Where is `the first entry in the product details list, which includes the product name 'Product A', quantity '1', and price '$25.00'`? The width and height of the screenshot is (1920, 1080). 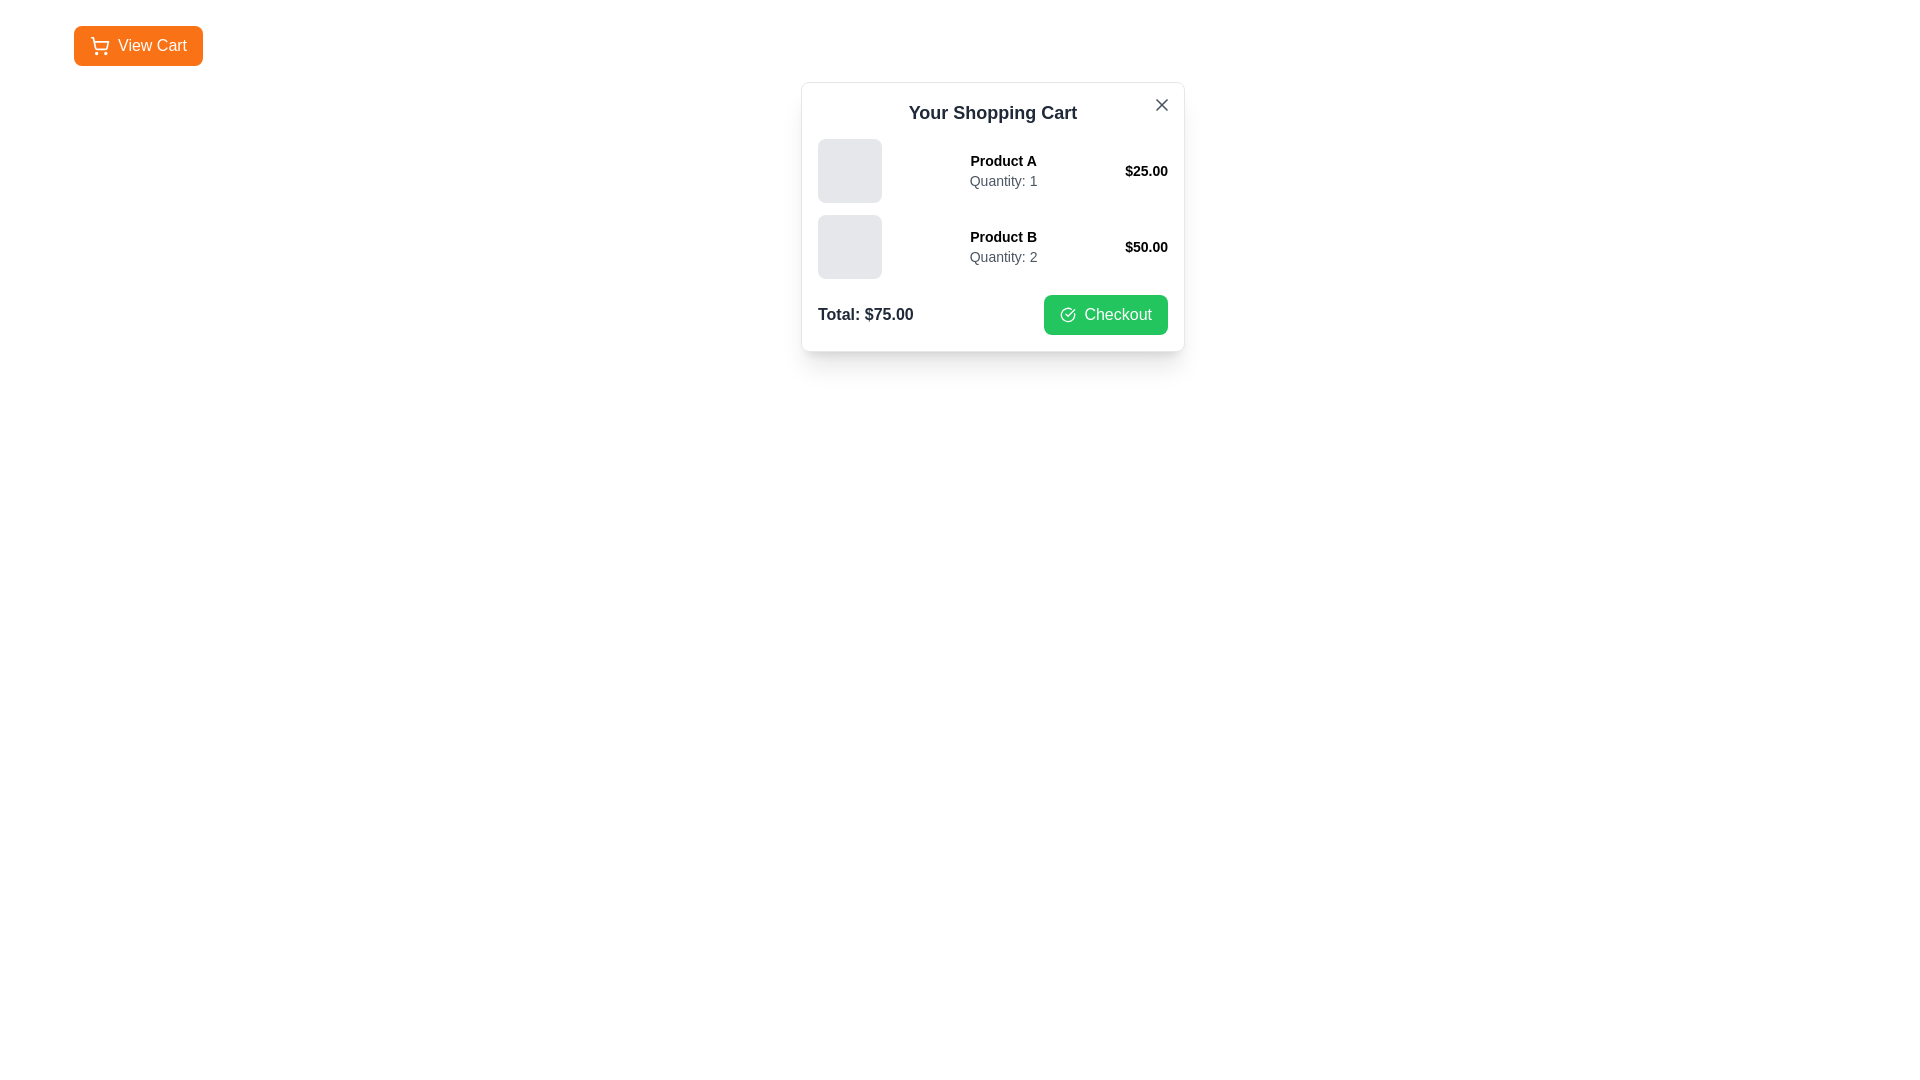 the first entry in the product details list, which includes the product name 'Product A', quantity '1', and price '$25.00' is located at coordinates (993, 169).